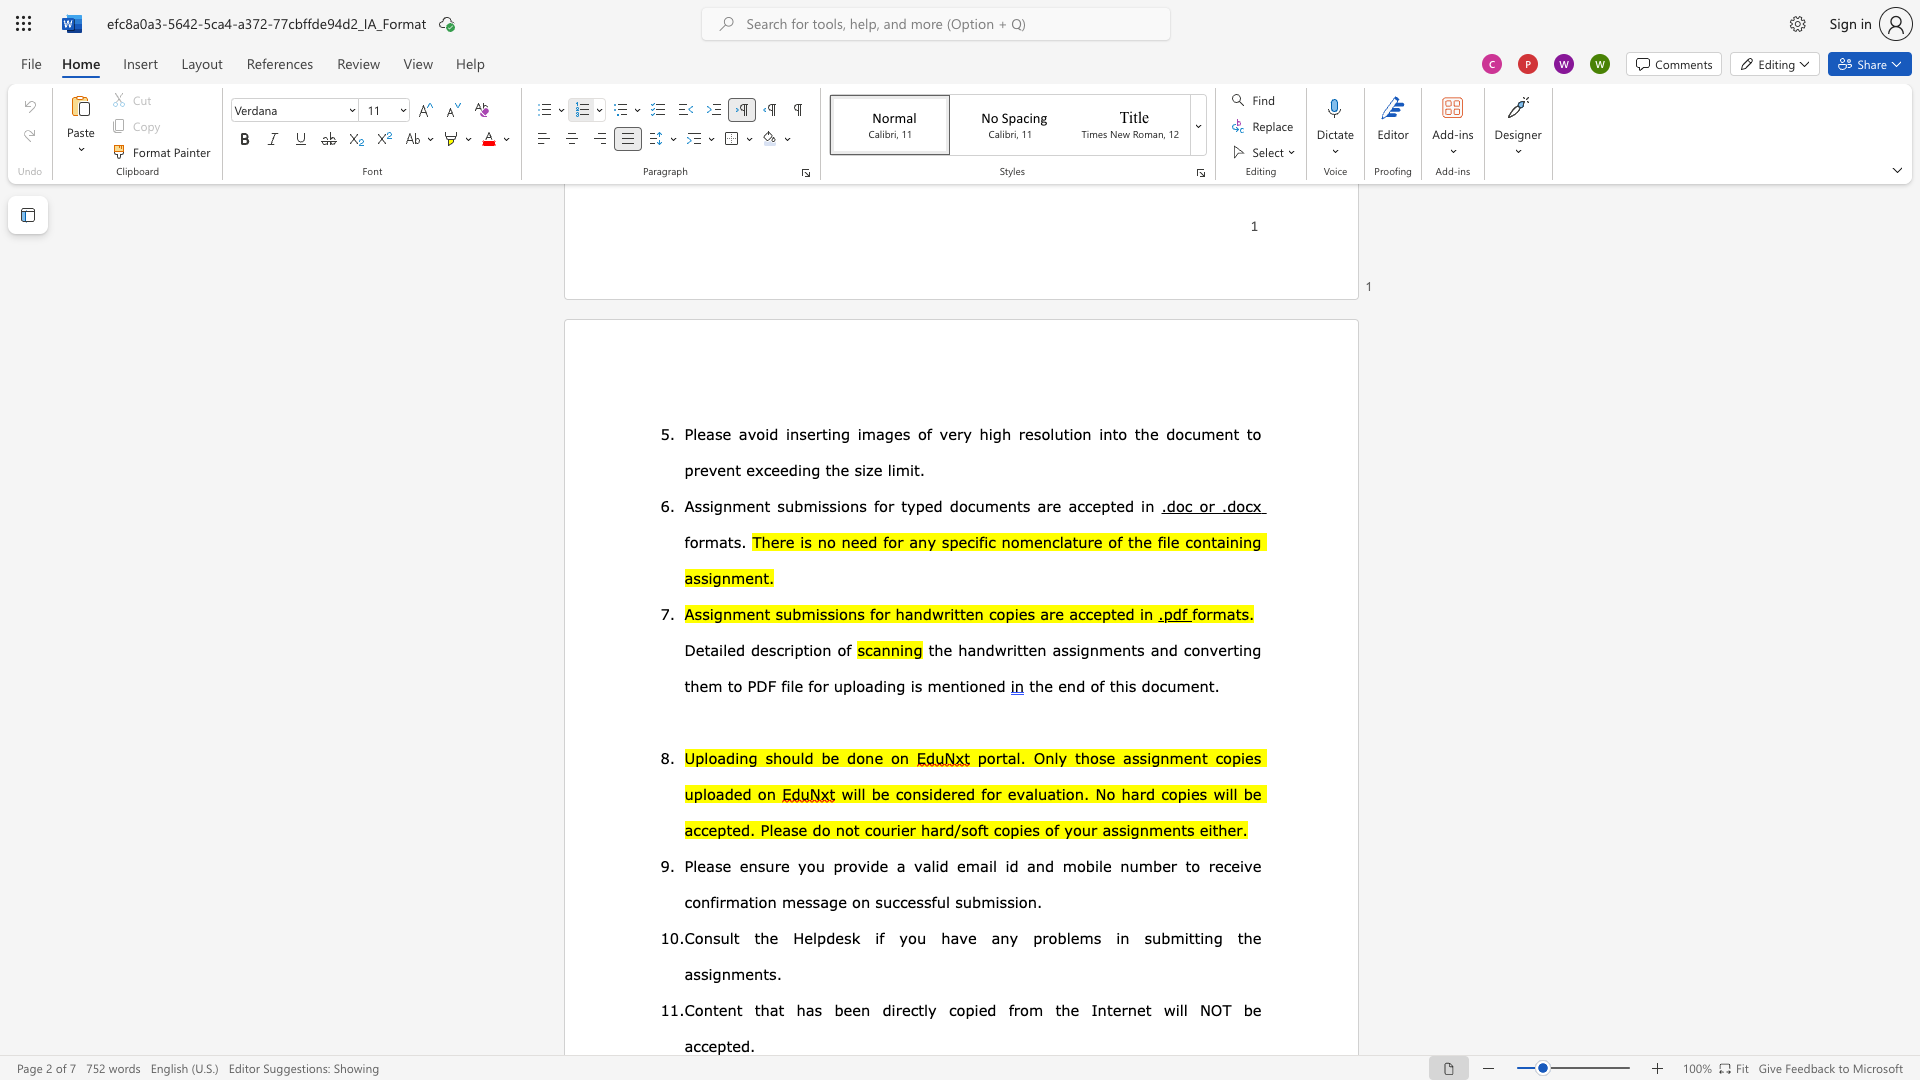  What do you see at coordinates (1256, 1010) in the screenshot?
I see `the 9th character "e" in the text` at bounding box center [1256, 1010].